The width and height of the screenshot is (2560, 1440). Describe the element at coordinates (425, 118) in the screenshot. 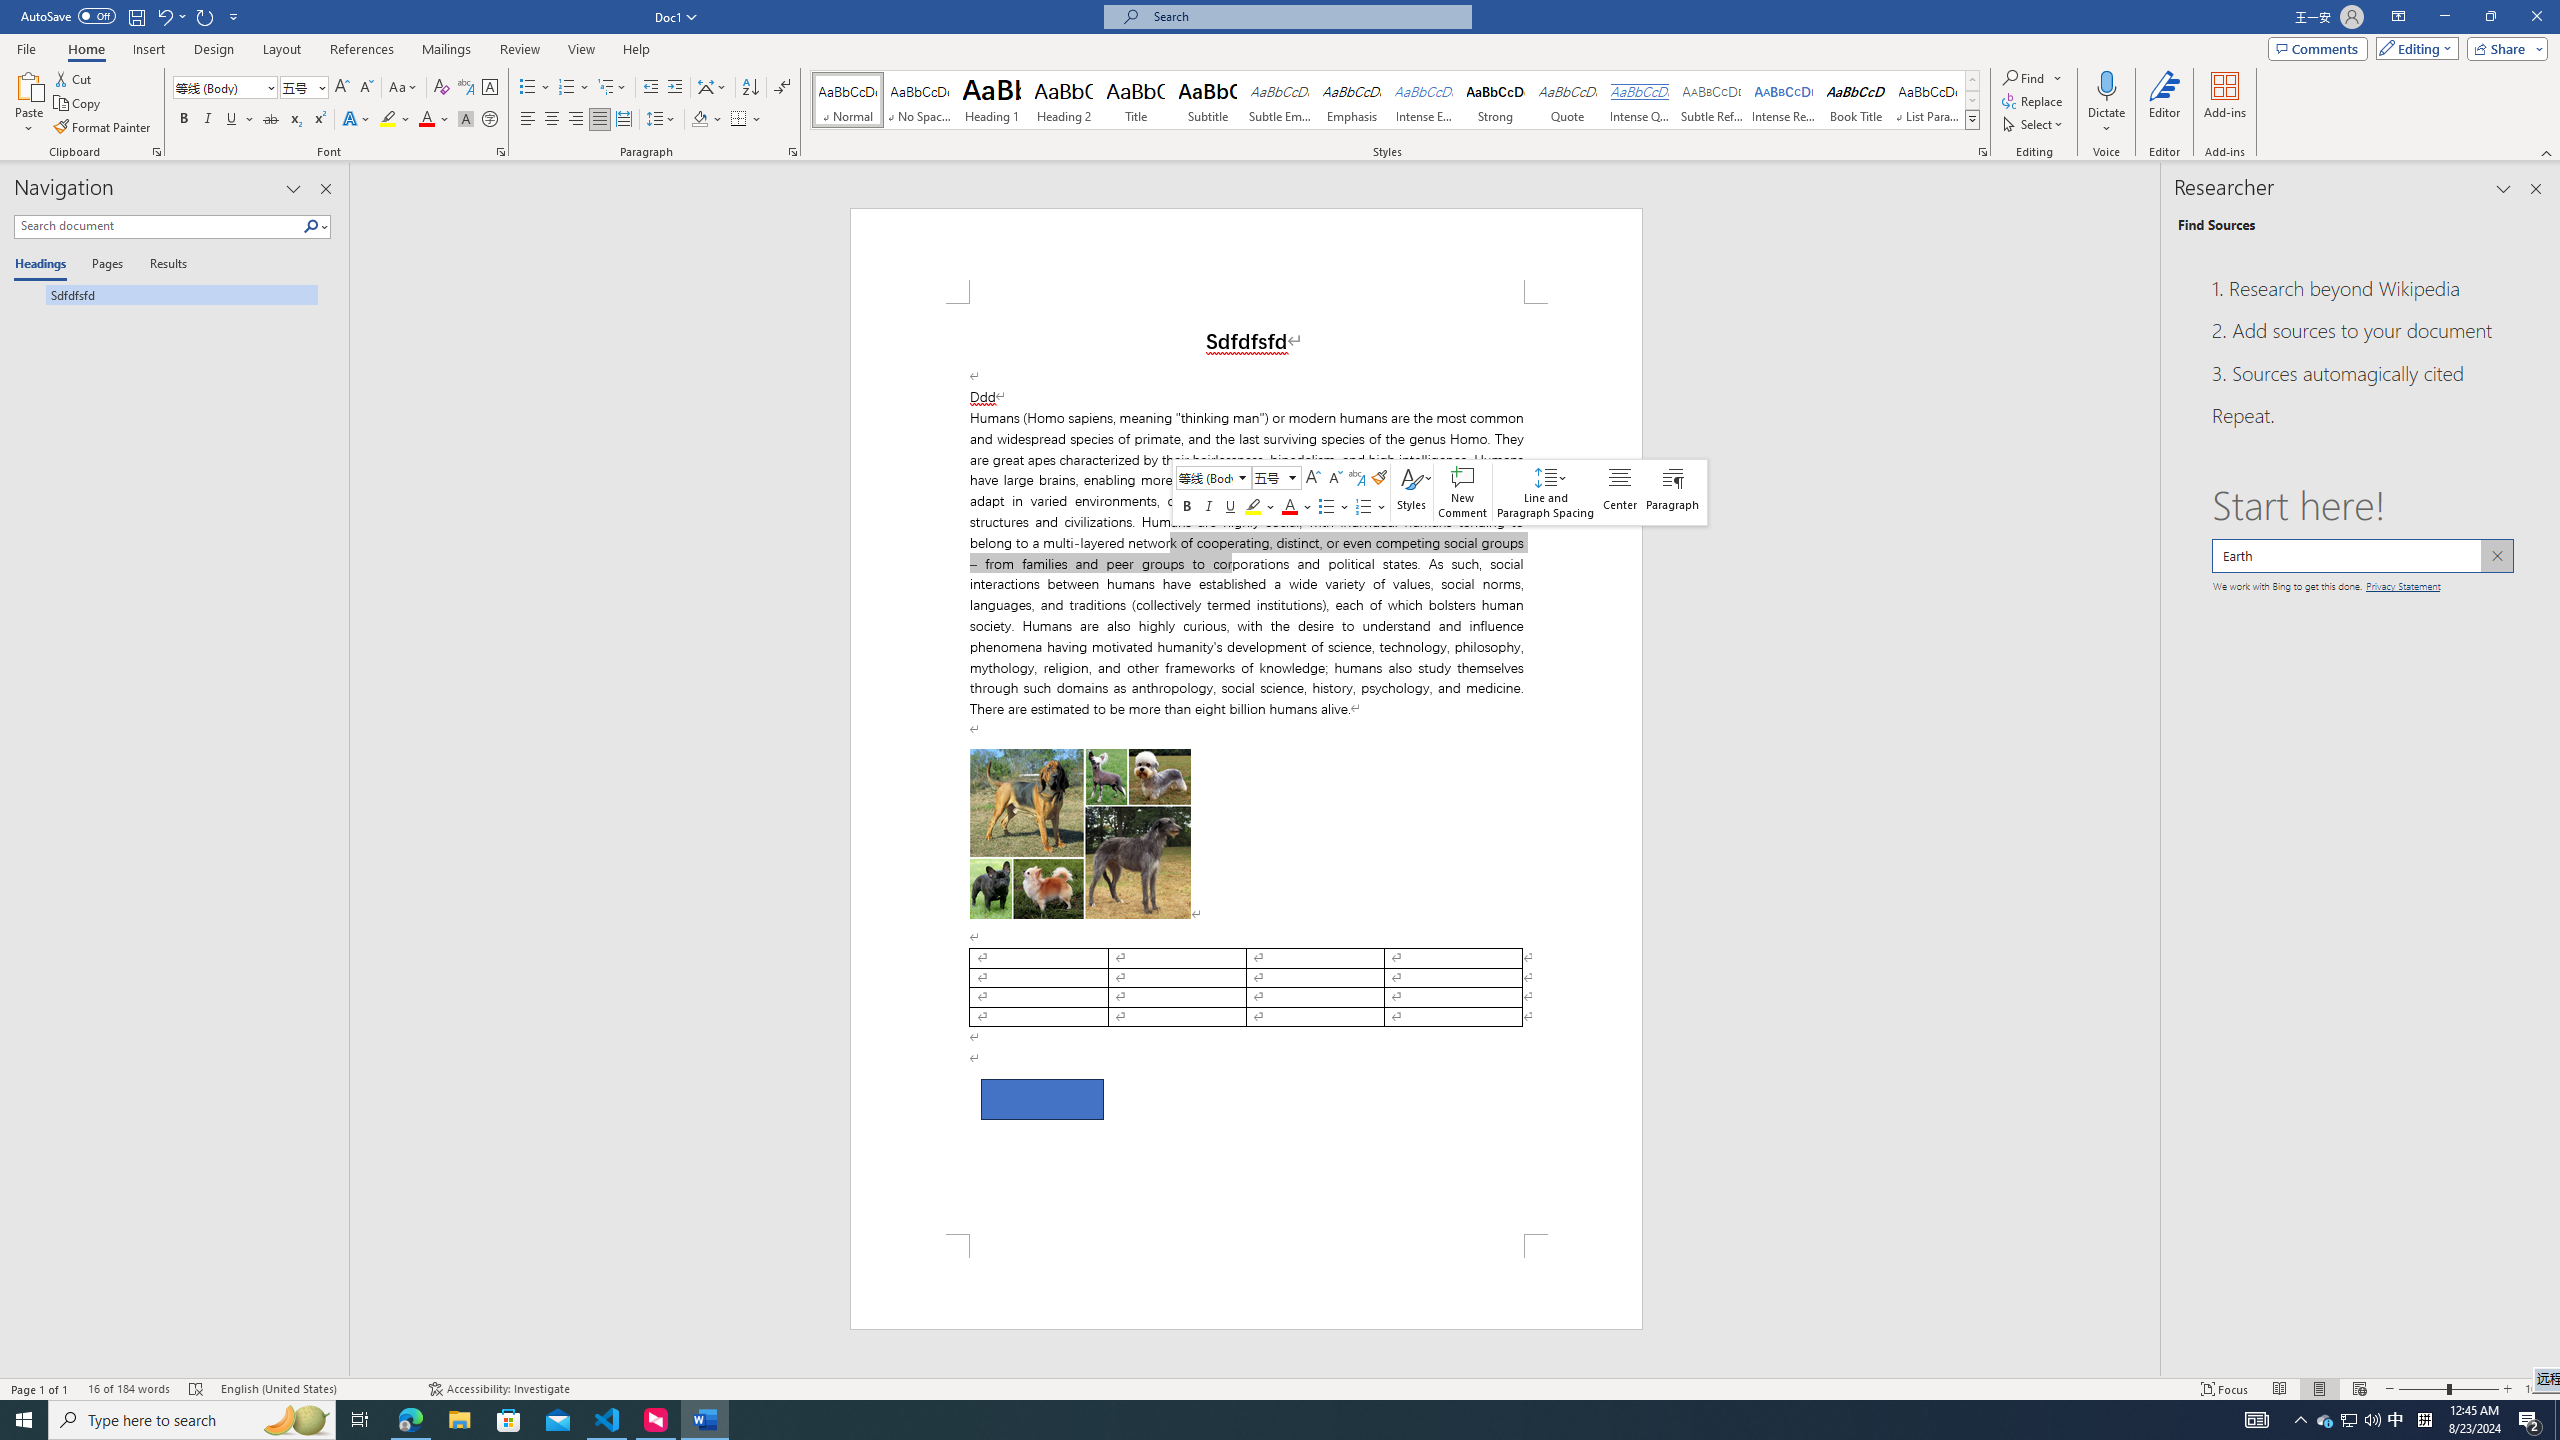

I see `'Font Color Red'` at that location.